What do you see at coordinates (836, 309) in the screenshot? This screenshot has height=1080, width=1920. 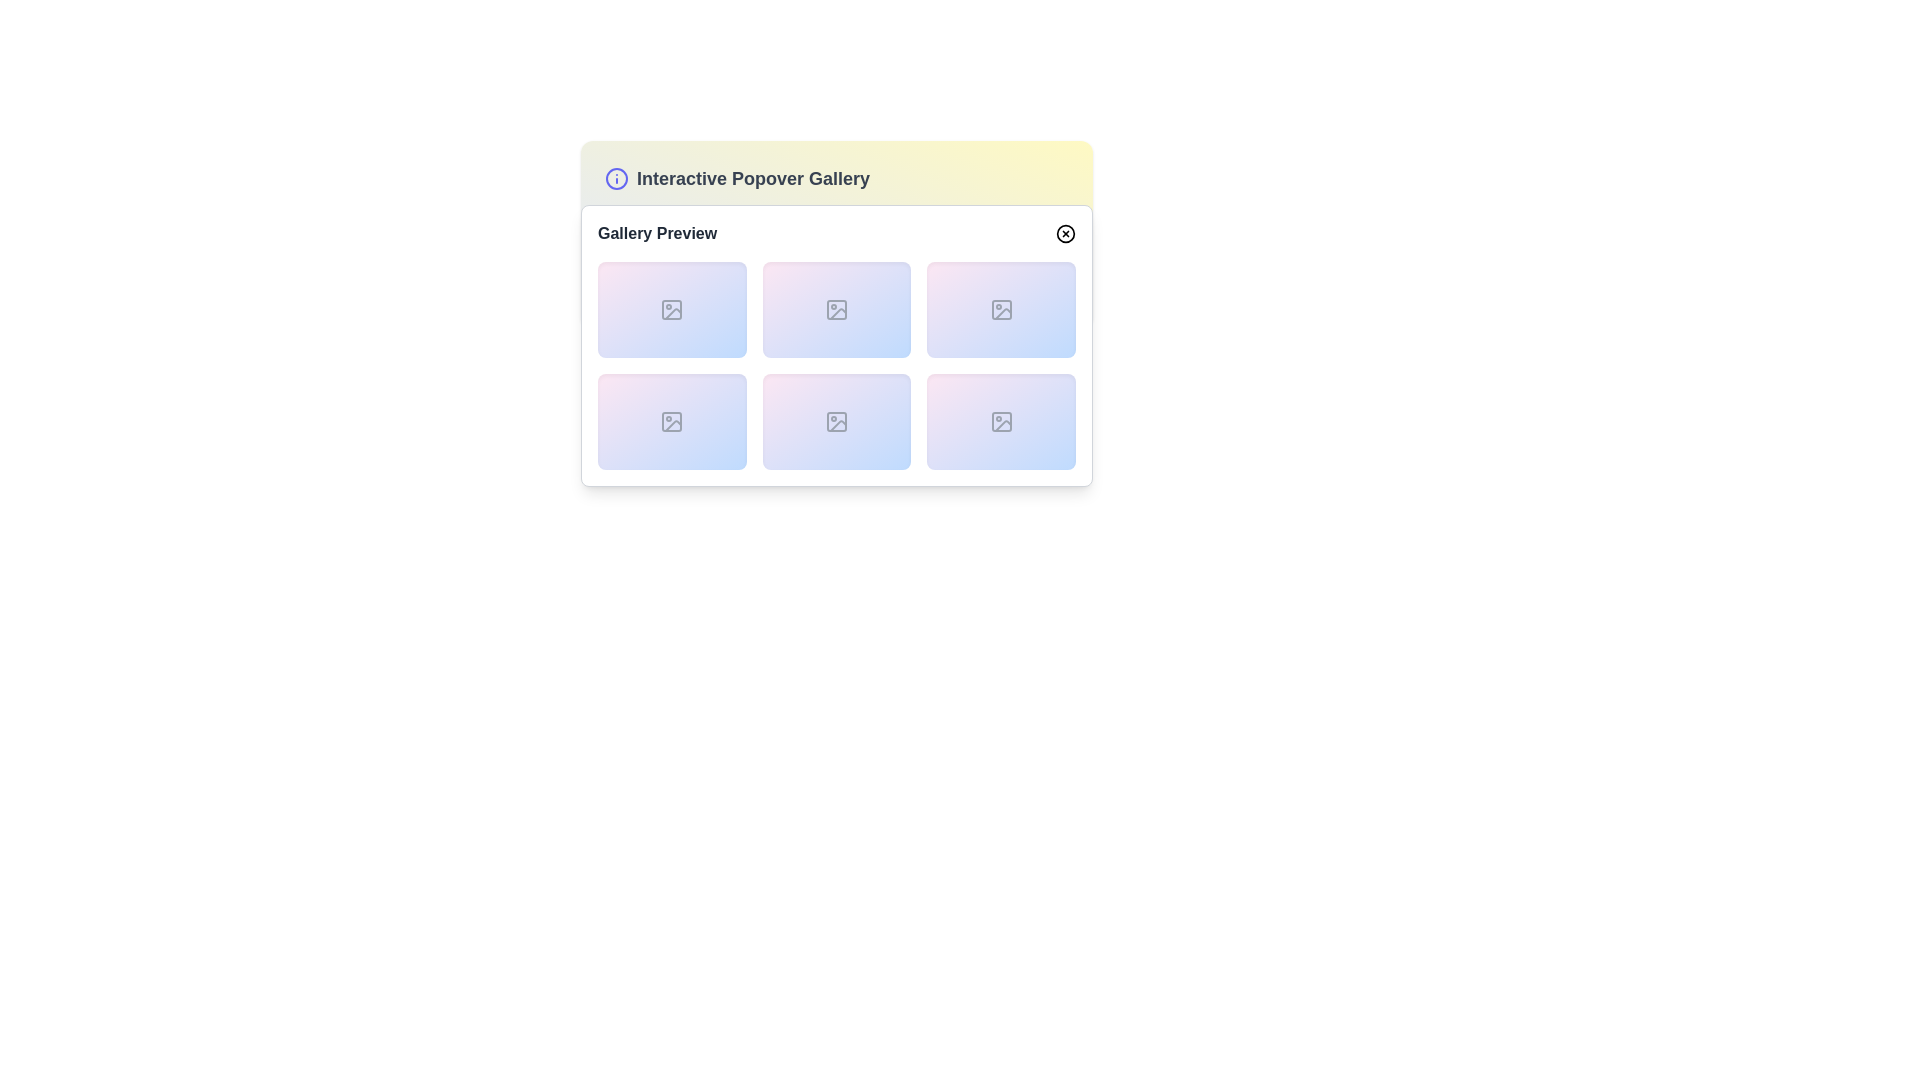 I see `the light gray decorative box with rounded corners located in the second placeholder image of the top row in the popover gallery interface` at bounding box center [836, 309].